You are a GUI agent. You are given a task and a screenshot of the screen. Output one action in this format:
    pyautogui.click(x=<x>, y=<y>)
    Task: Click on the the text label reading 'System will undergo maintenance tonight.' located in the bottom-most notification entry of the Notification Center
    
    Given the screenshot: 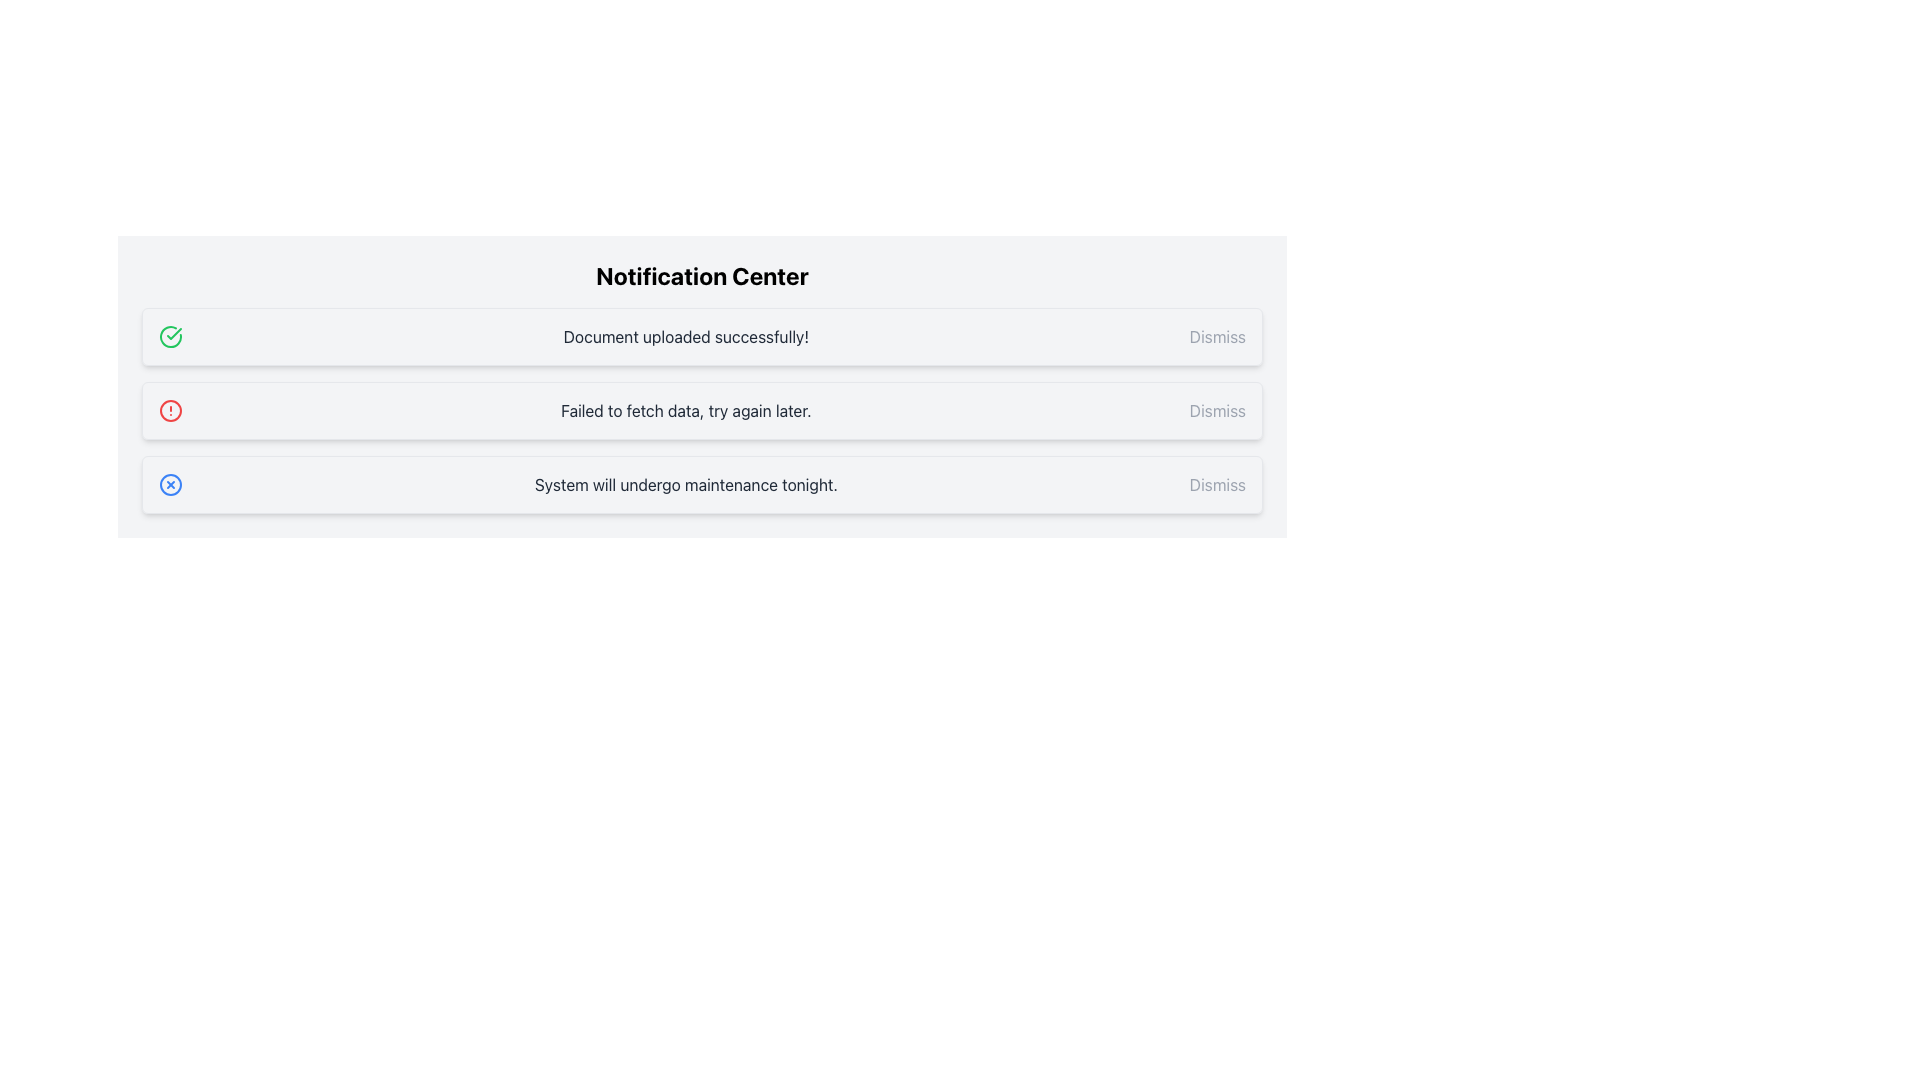 What is the action you would take?
    pyautogui.click(x=686, y=485)
    